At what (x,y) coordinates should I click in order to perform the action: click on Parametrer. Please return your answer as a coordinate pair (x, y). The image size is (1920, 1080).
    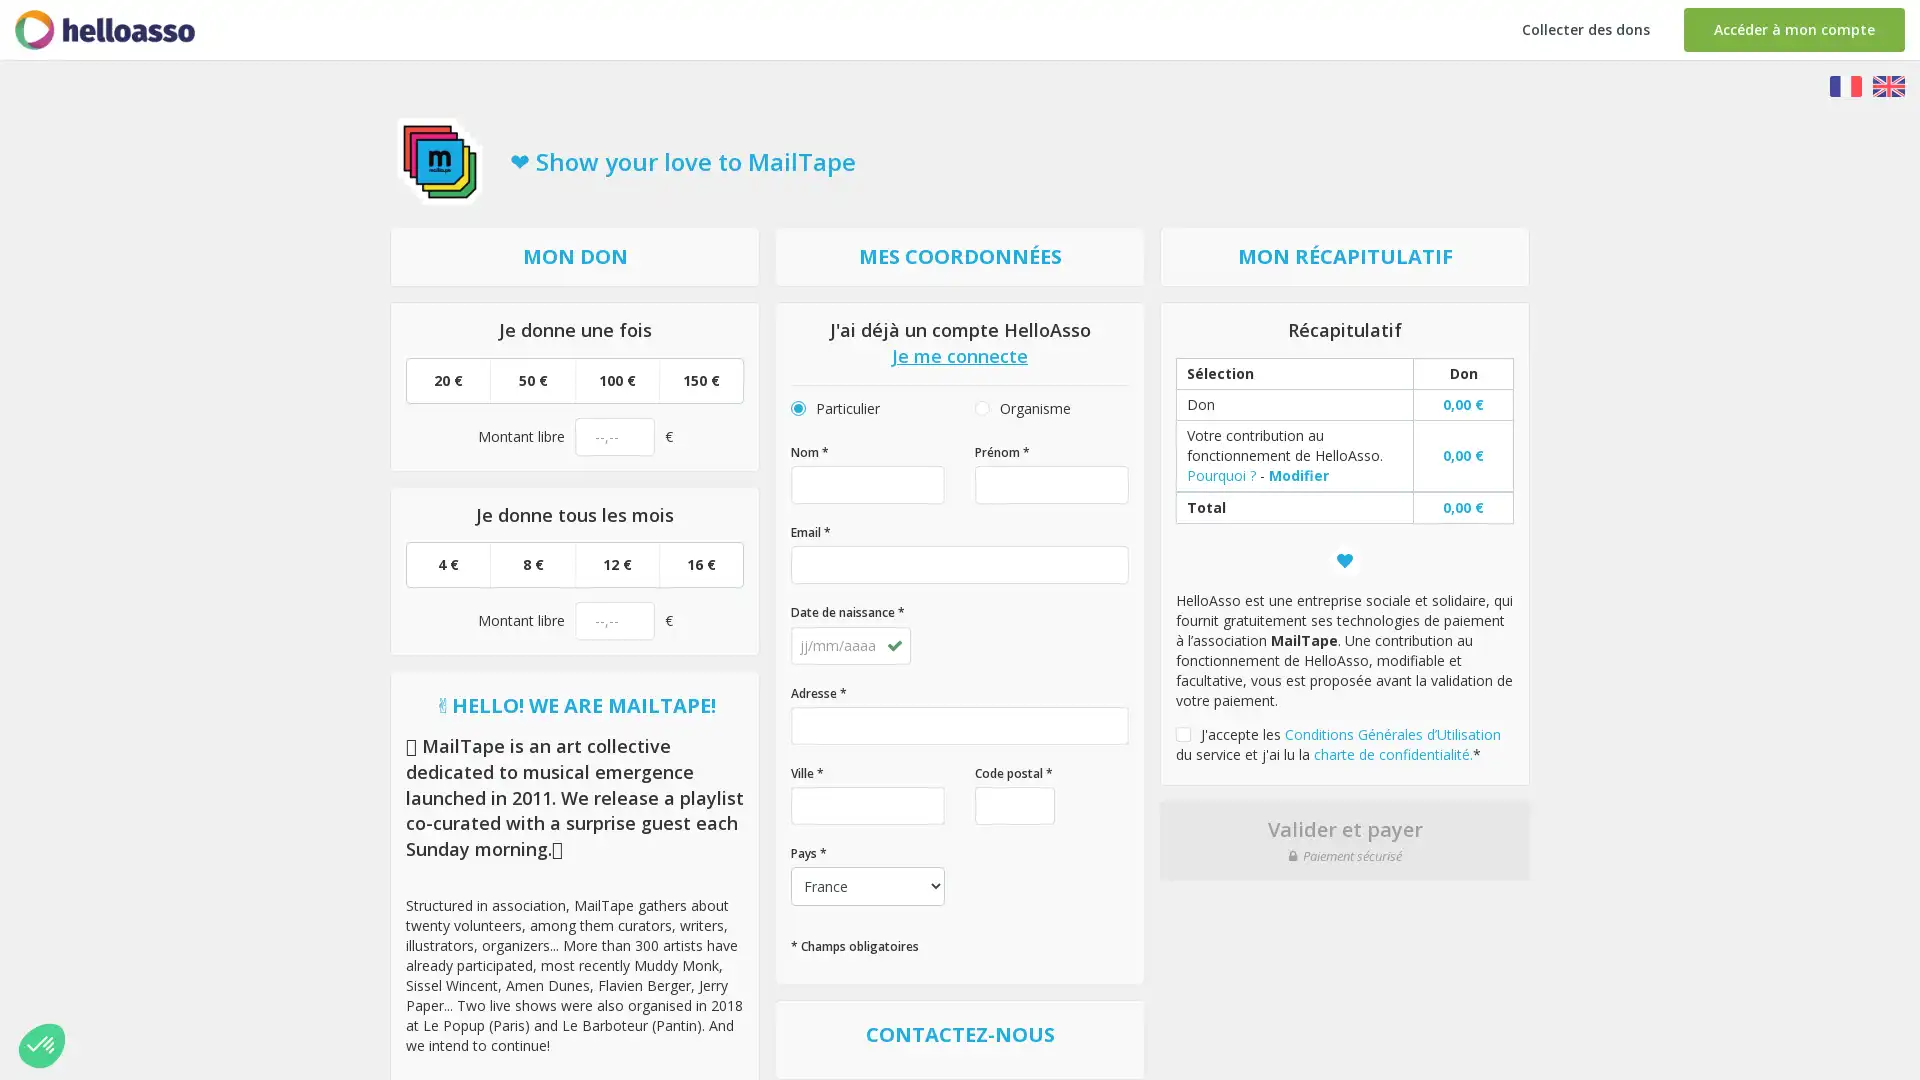
    Looking at the image, I should click on (230, 978).